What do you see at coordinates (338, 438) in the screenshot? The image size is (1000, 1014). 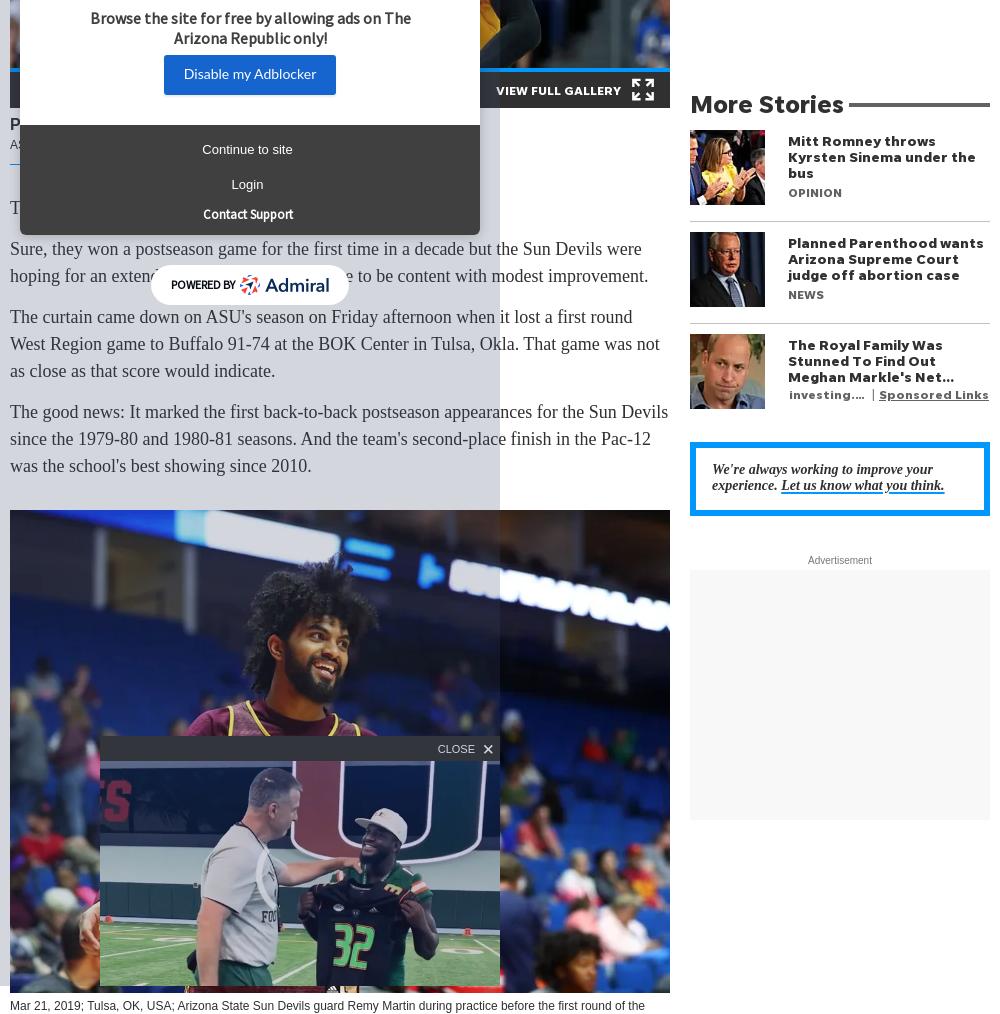 I see `'The good news: It marked the first back-to-back postseason appearances for the Sun Devils since the 1979-80 and 1980-81 seasons. And the team's second-place finish in the Pac-12 was the school's best showing since 2010.'` at bounding box center [338, 438].